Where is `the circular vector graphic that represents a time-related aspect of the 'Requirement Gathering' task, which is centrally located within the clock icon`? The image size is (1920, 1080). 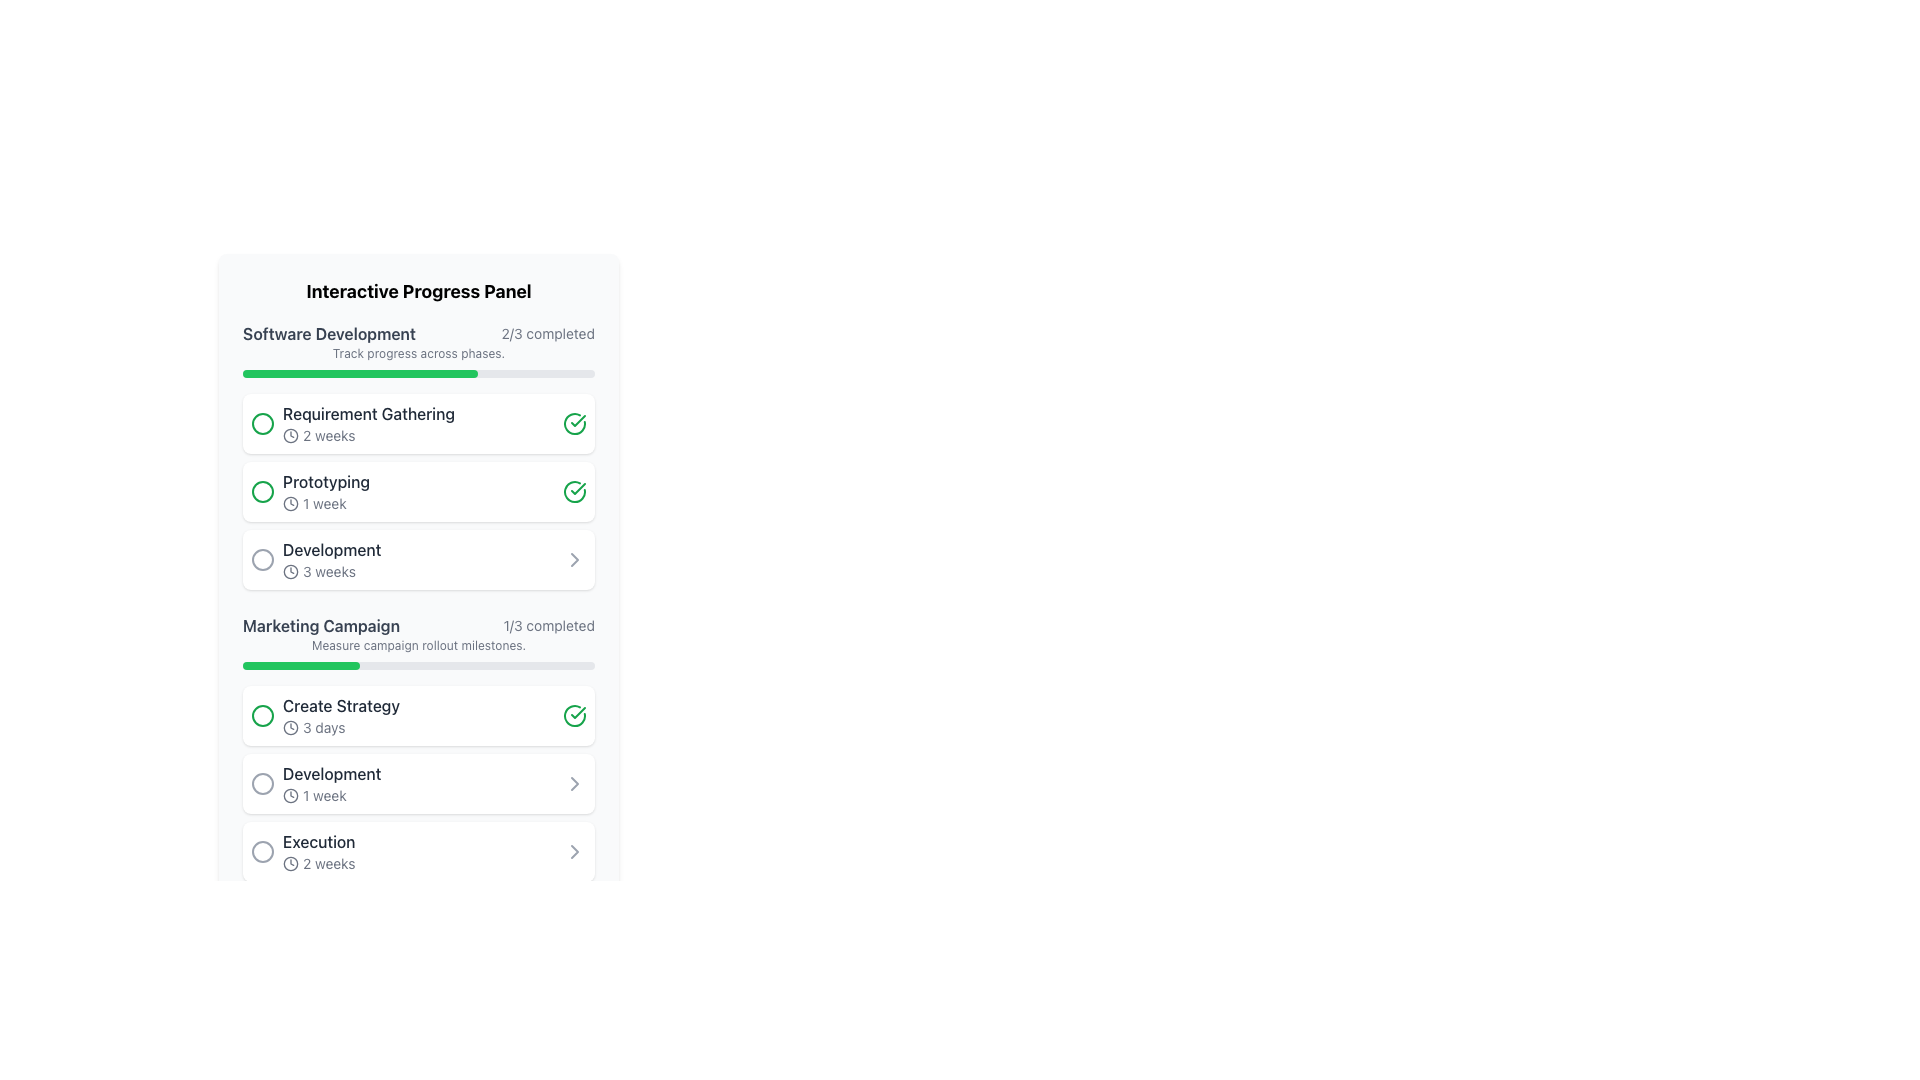 the circular vector graphic that represents a time-related aspect of the 'Requirement Gathering' task, which is centrally located within the clock icon is located at coordinates (290, 434).